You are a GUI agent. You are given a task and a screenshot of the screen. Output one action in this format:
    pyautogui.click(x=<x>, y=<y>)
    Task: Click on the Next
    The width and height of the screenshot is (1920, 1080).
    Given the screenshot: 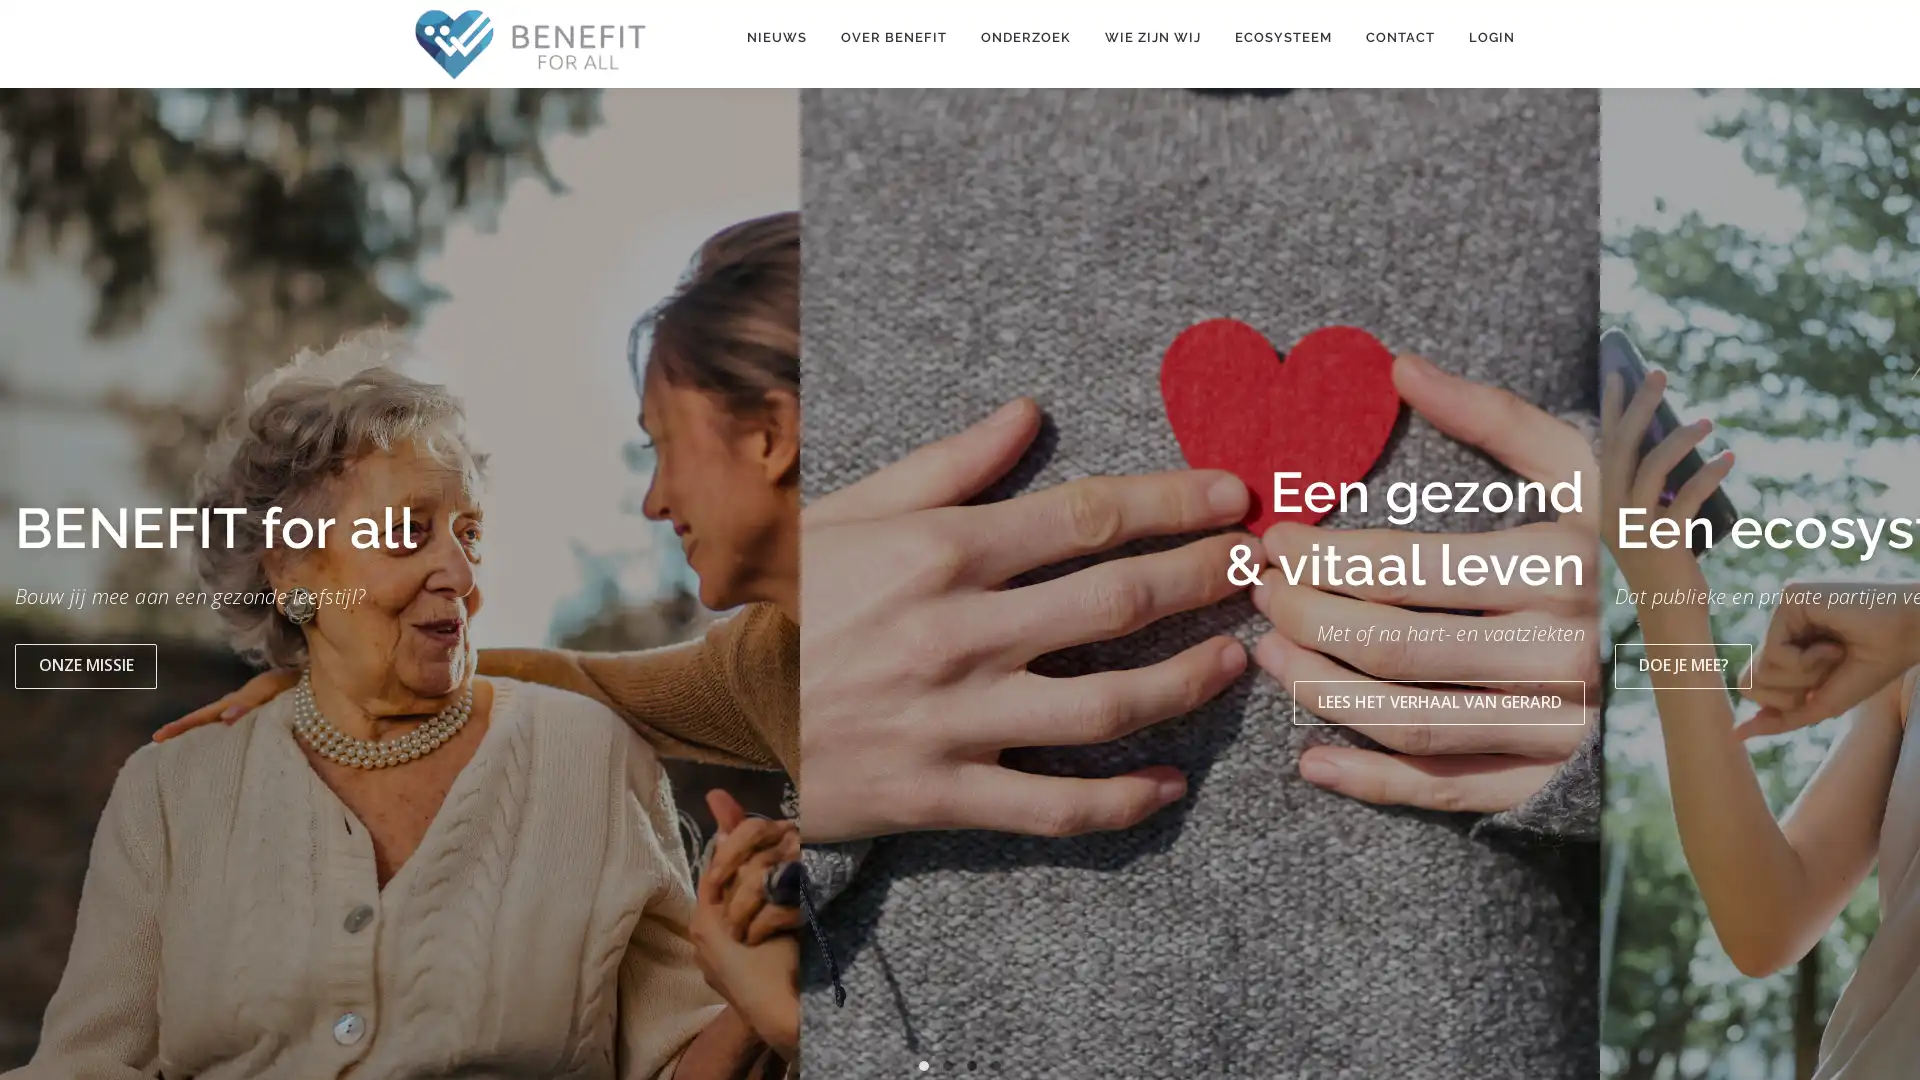 What is the action you would take?
    pyautogui.click(x=1881, y=589)
    